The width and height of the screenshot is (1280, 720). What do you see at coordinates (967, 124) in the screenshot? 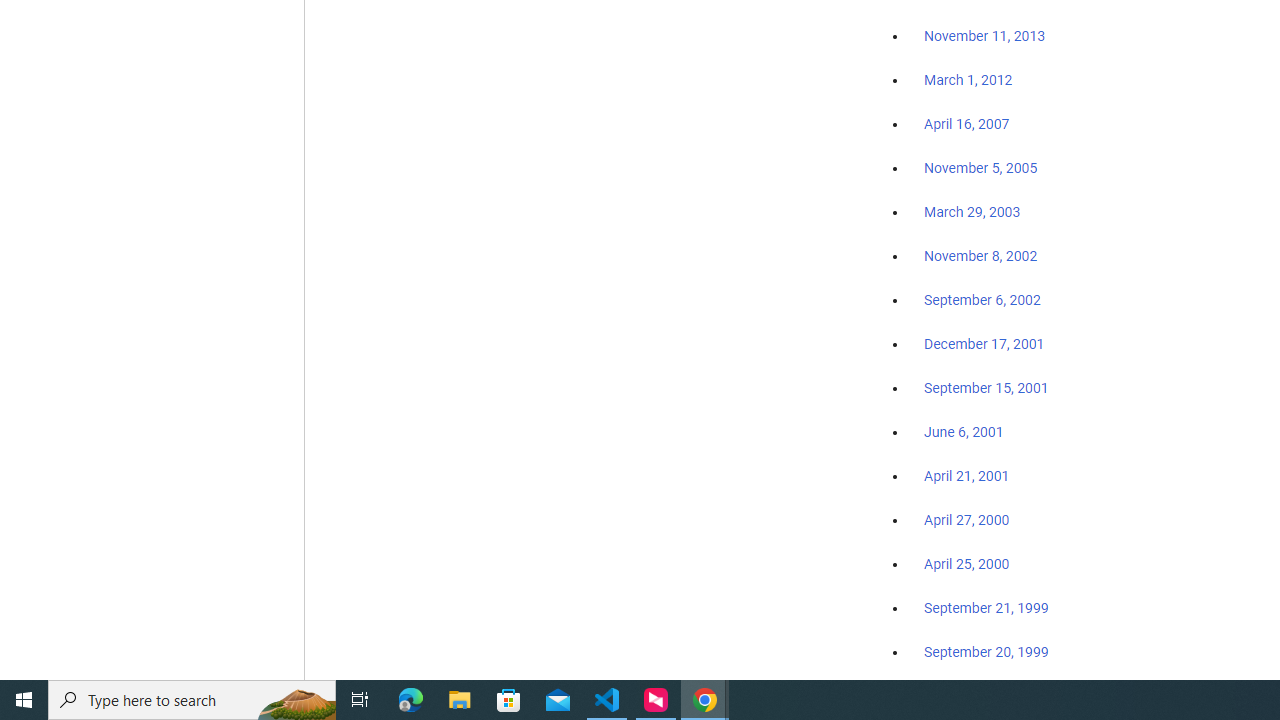
I see `'April 16, 2007'` at bounding box center [967, 124].